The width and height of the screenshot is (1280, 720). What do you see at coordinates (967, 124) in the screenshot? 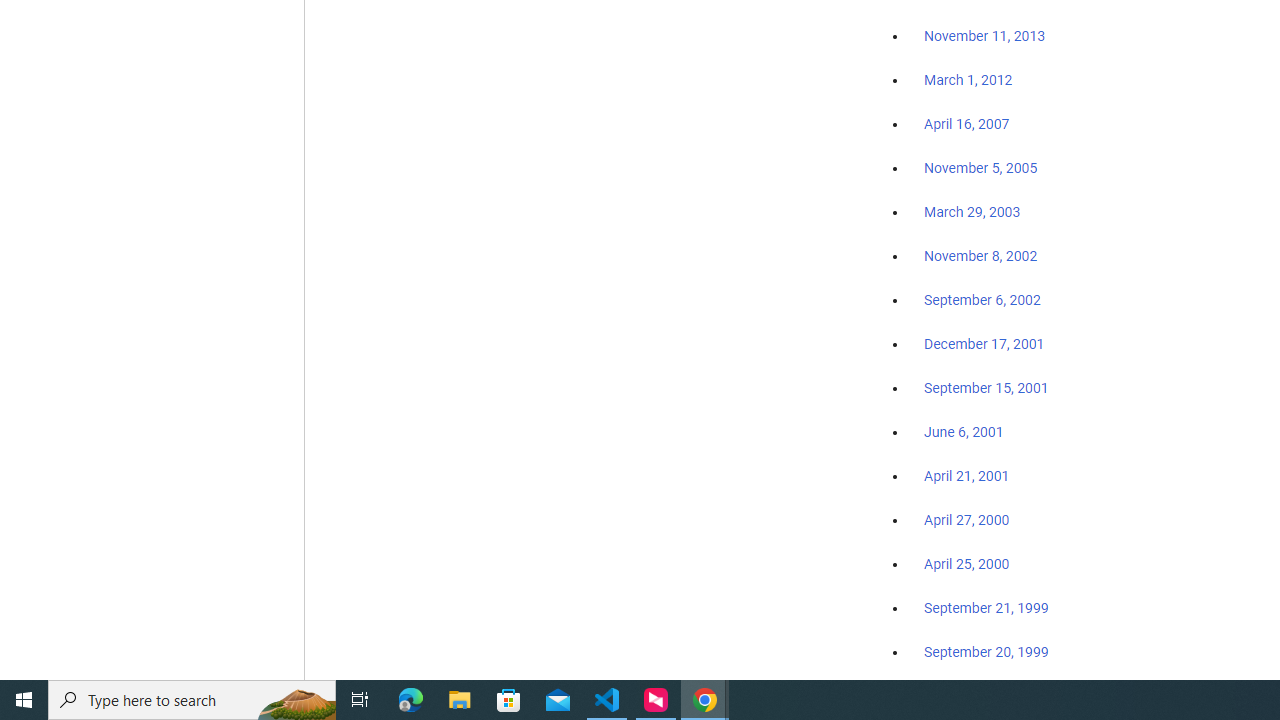
I see `'April 16, 2007'` at bounding box center [967, 124].